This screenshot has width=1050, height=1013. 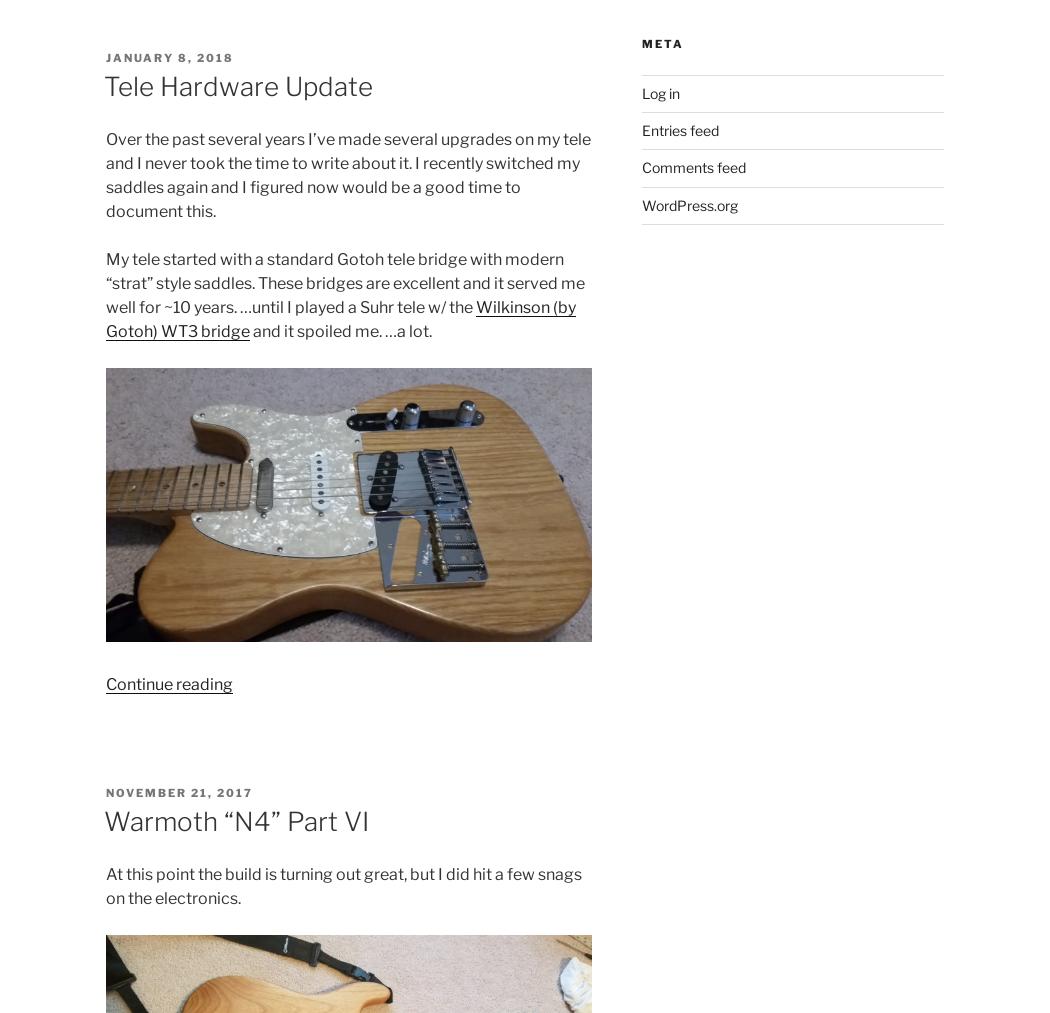 What do you see at coordinates (346, 175) in the screenshot?
I see `'Over the past several years I’ve made several upgrades on my tele and I never took the time to write about it. I recently switched my saddles again and I figured now would be a good time to document this.'` at bounding box center [346, 175].